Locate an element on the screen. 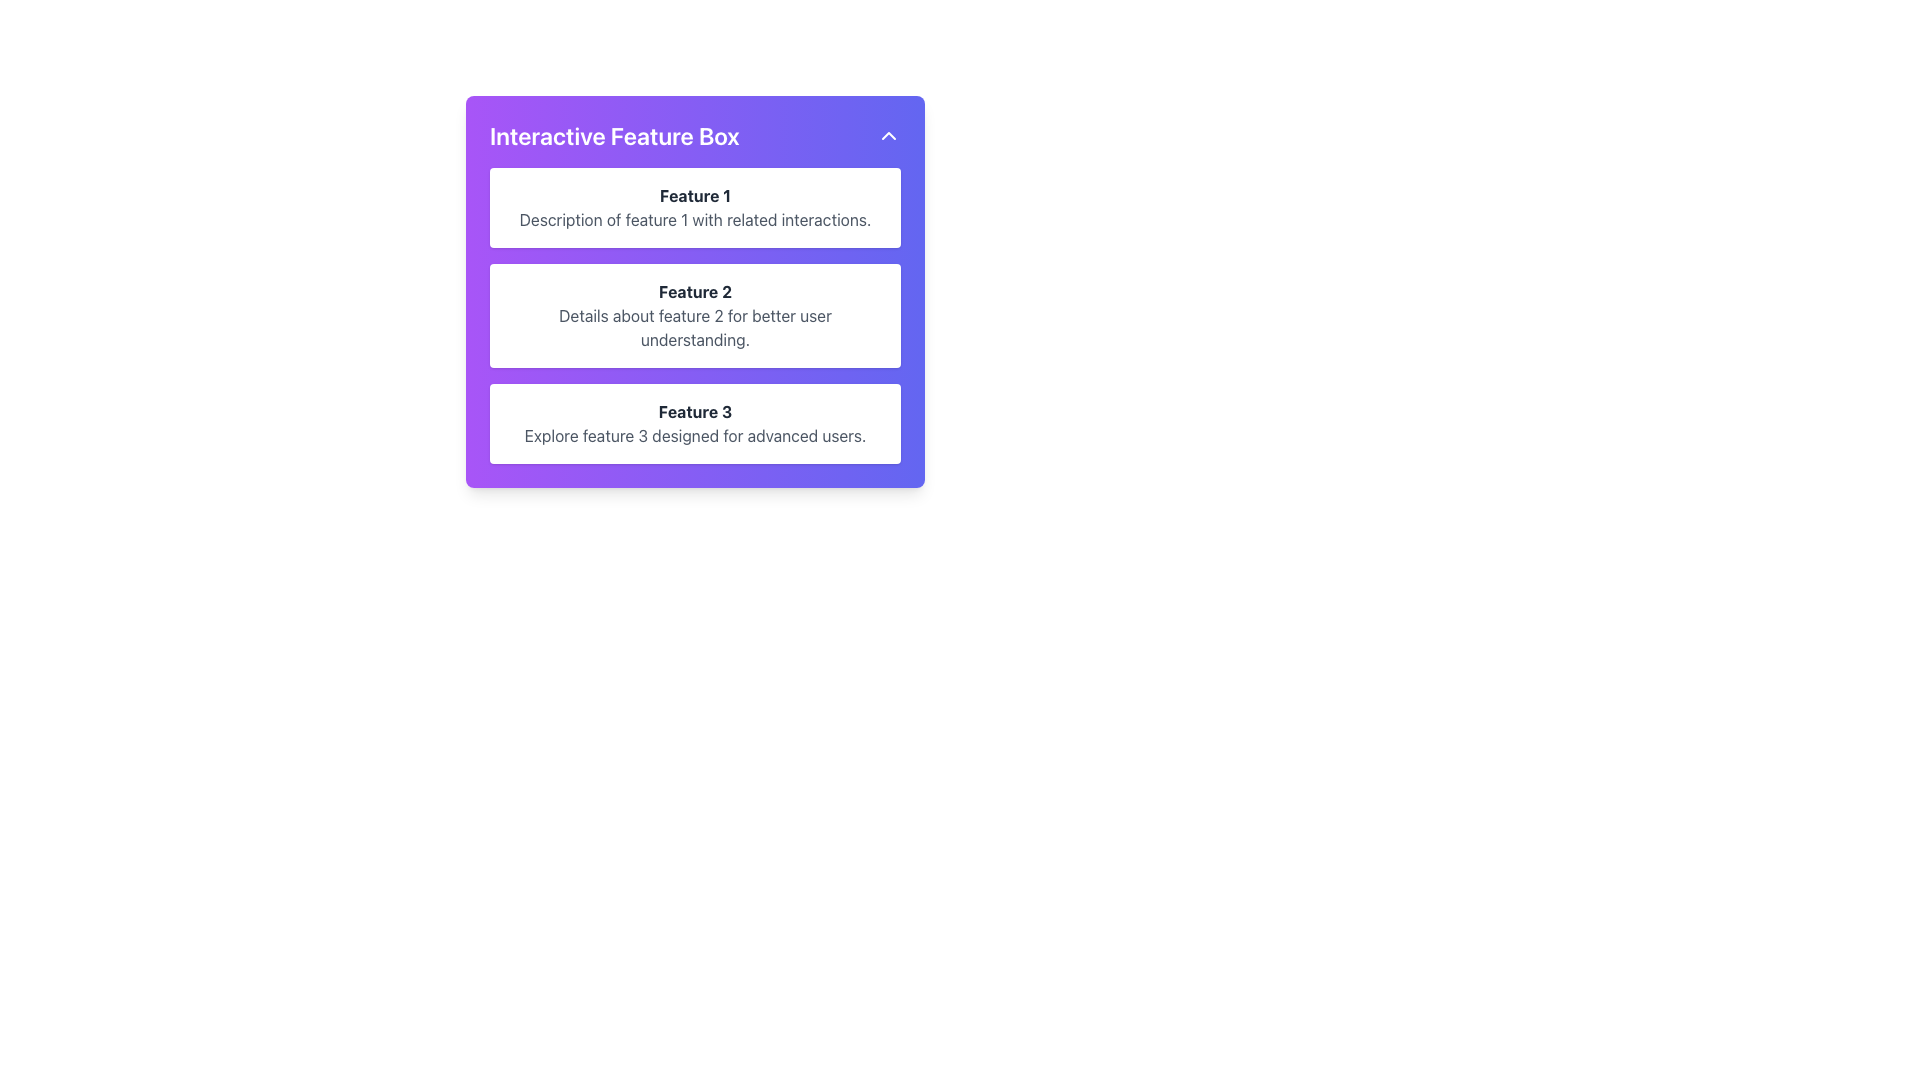  the text label displaying 'Feature 3', which is styled with bold font and dark gray color, located in the bottom part of the third feature card is located at coordinates (695, 411).